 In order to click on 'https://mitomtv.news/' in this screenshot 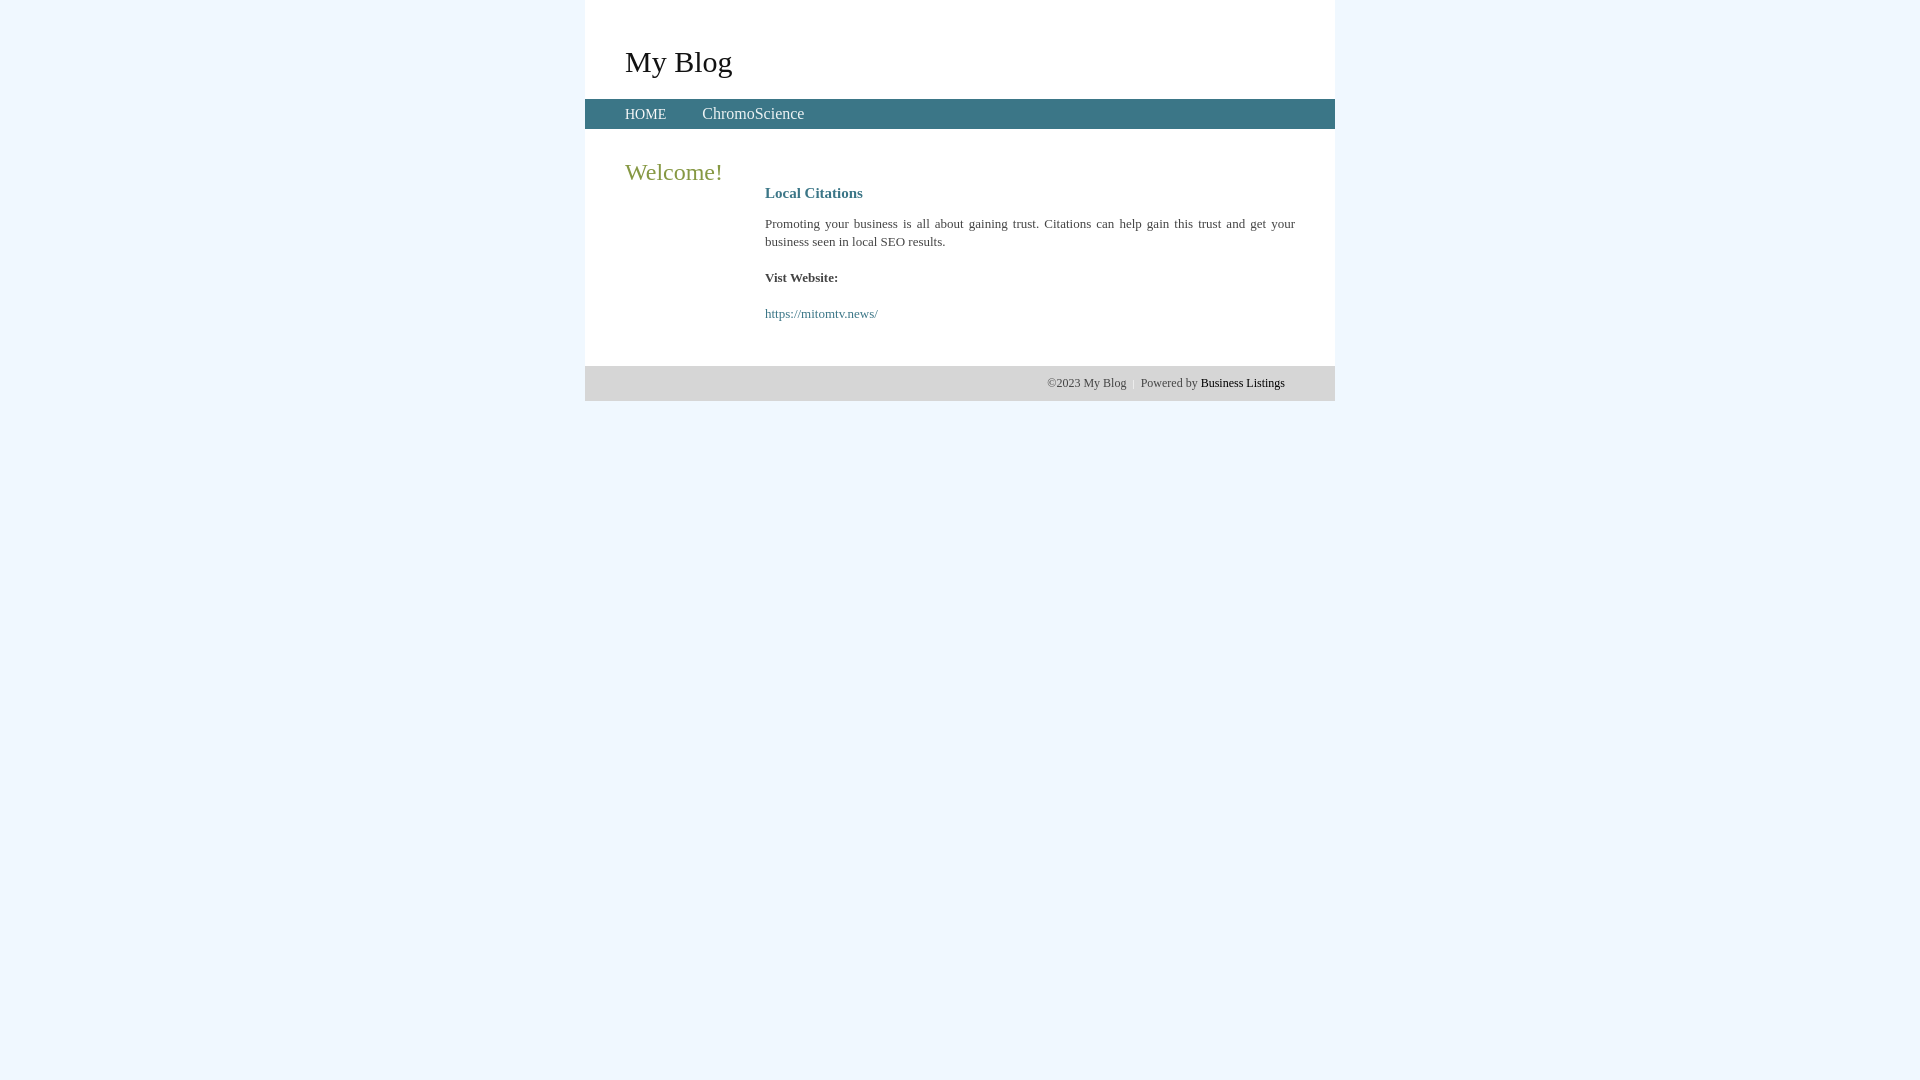, I will do `click(821, 313)`.